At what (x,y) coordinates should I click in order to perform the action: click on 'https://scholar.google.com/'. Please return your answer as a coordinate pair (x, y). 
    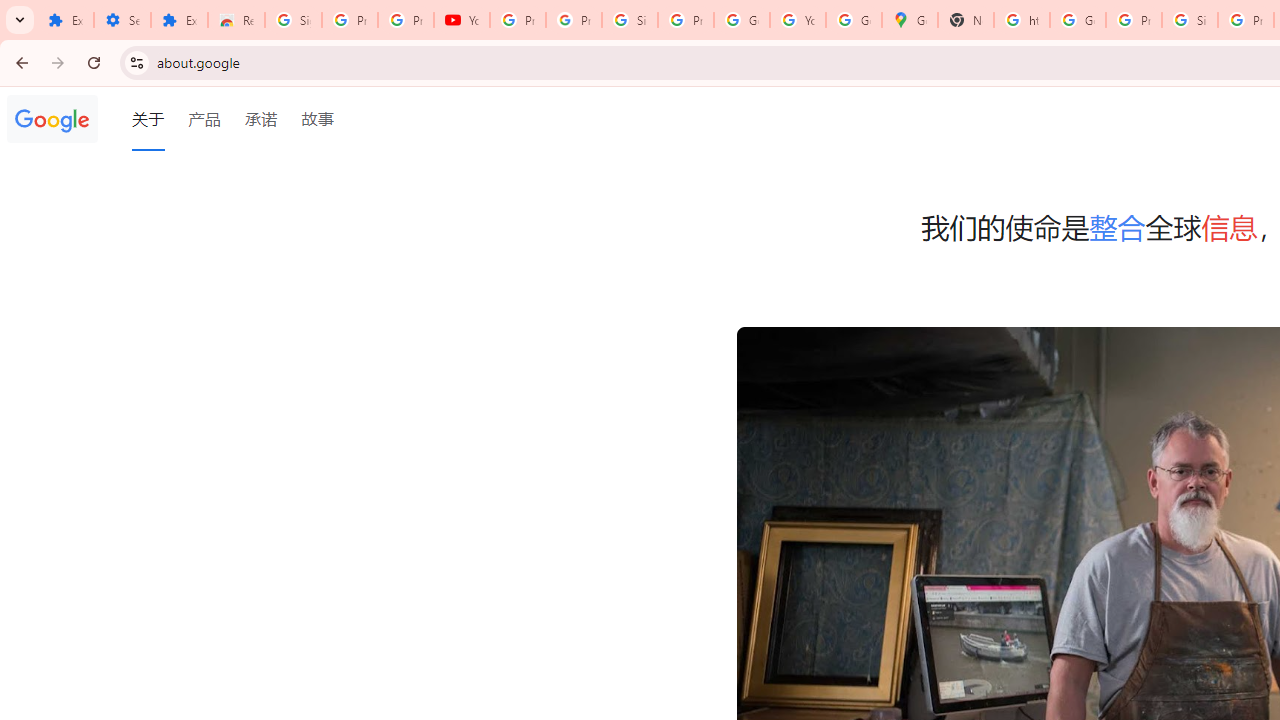
    Looking at the image, I should click on (1022, 20).